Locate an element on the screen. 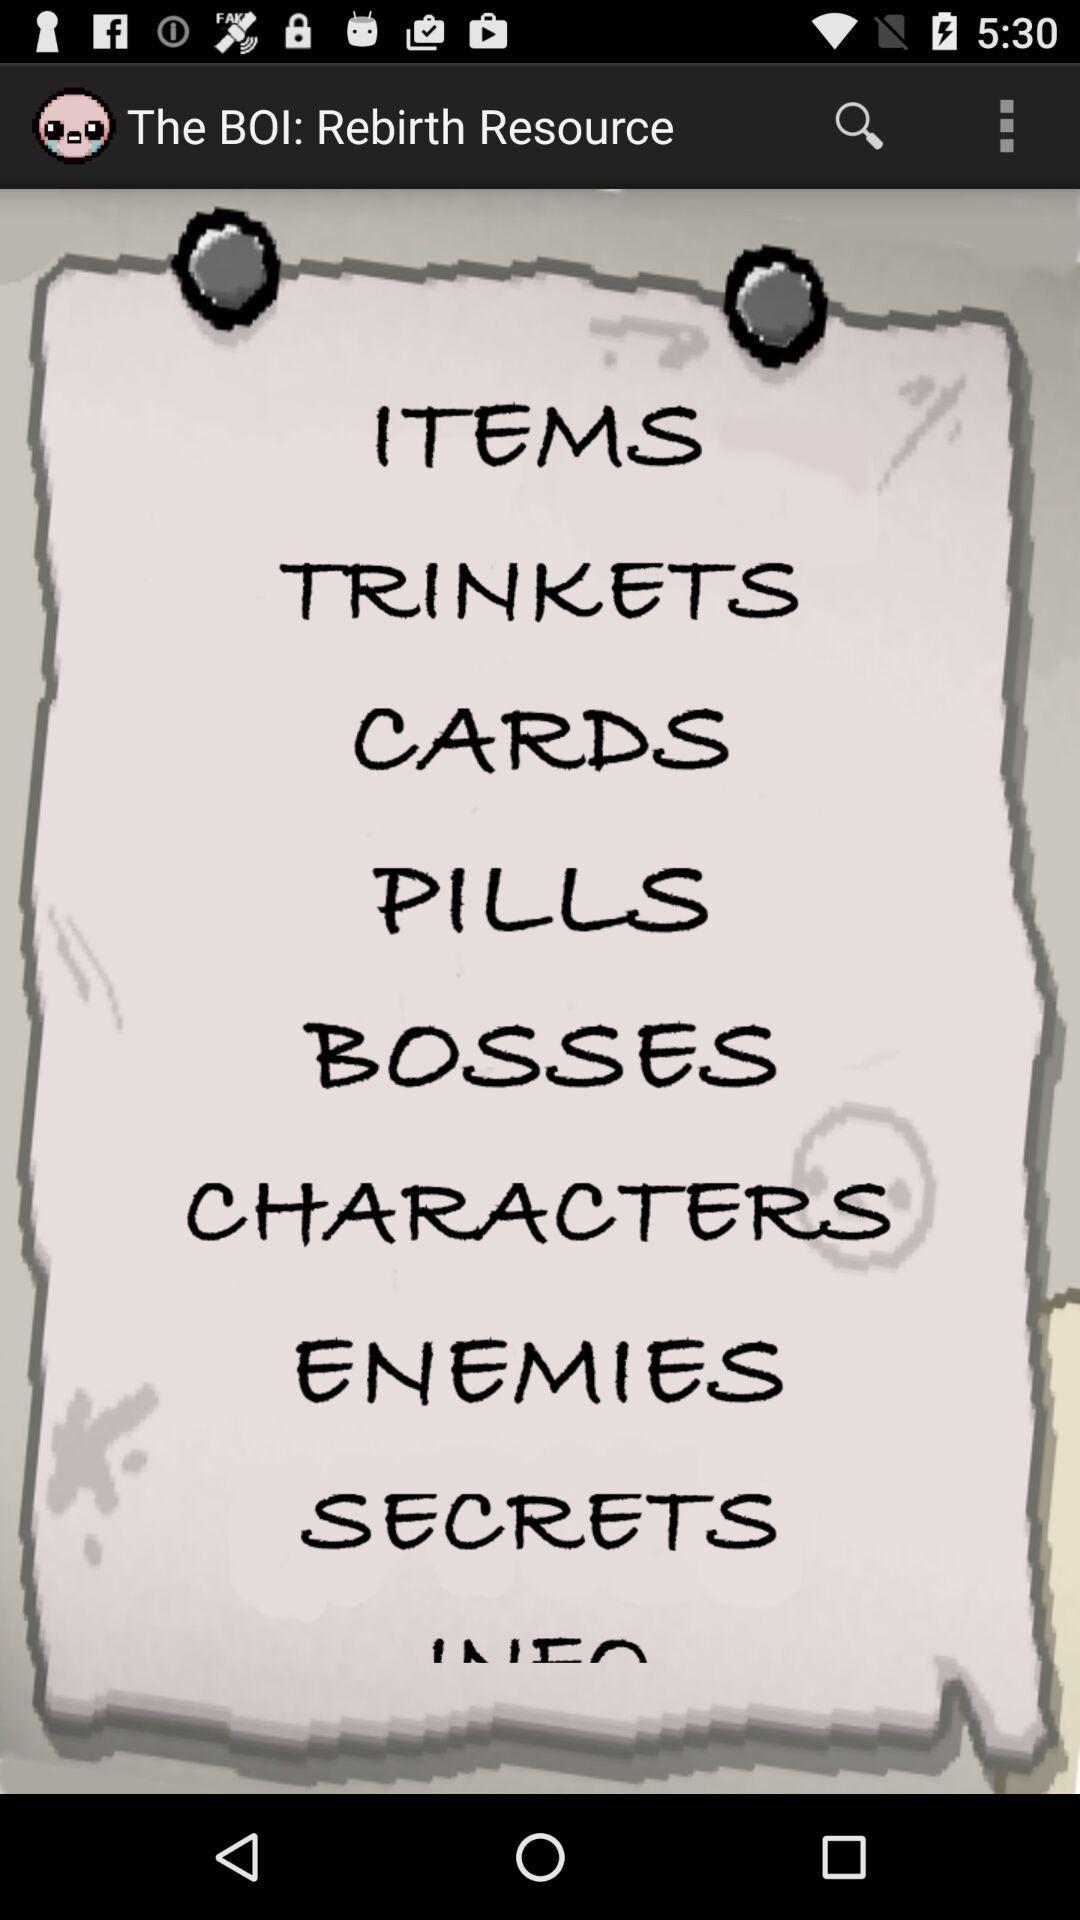 The image size is (1080, 1920). cards is located at coordinates (540, 739).